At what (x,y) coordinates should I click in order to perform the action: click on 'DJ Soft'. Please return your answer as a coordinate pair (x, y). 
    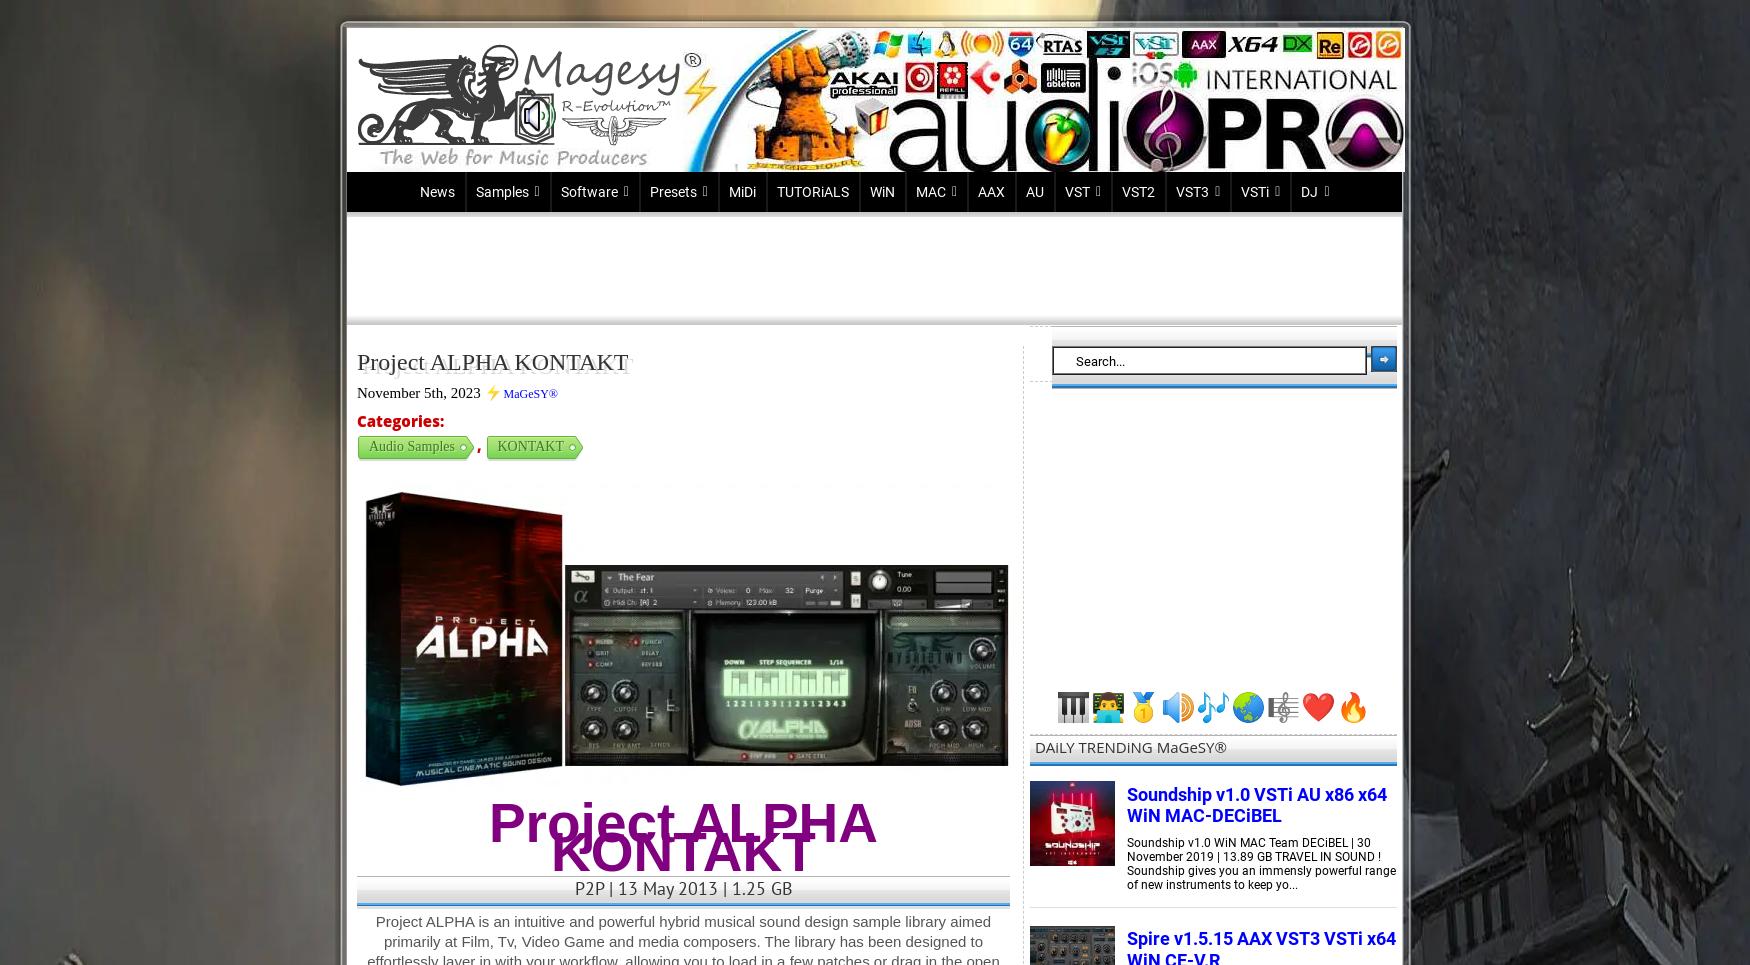
    Looking at the image, I should click on (1324, 227).